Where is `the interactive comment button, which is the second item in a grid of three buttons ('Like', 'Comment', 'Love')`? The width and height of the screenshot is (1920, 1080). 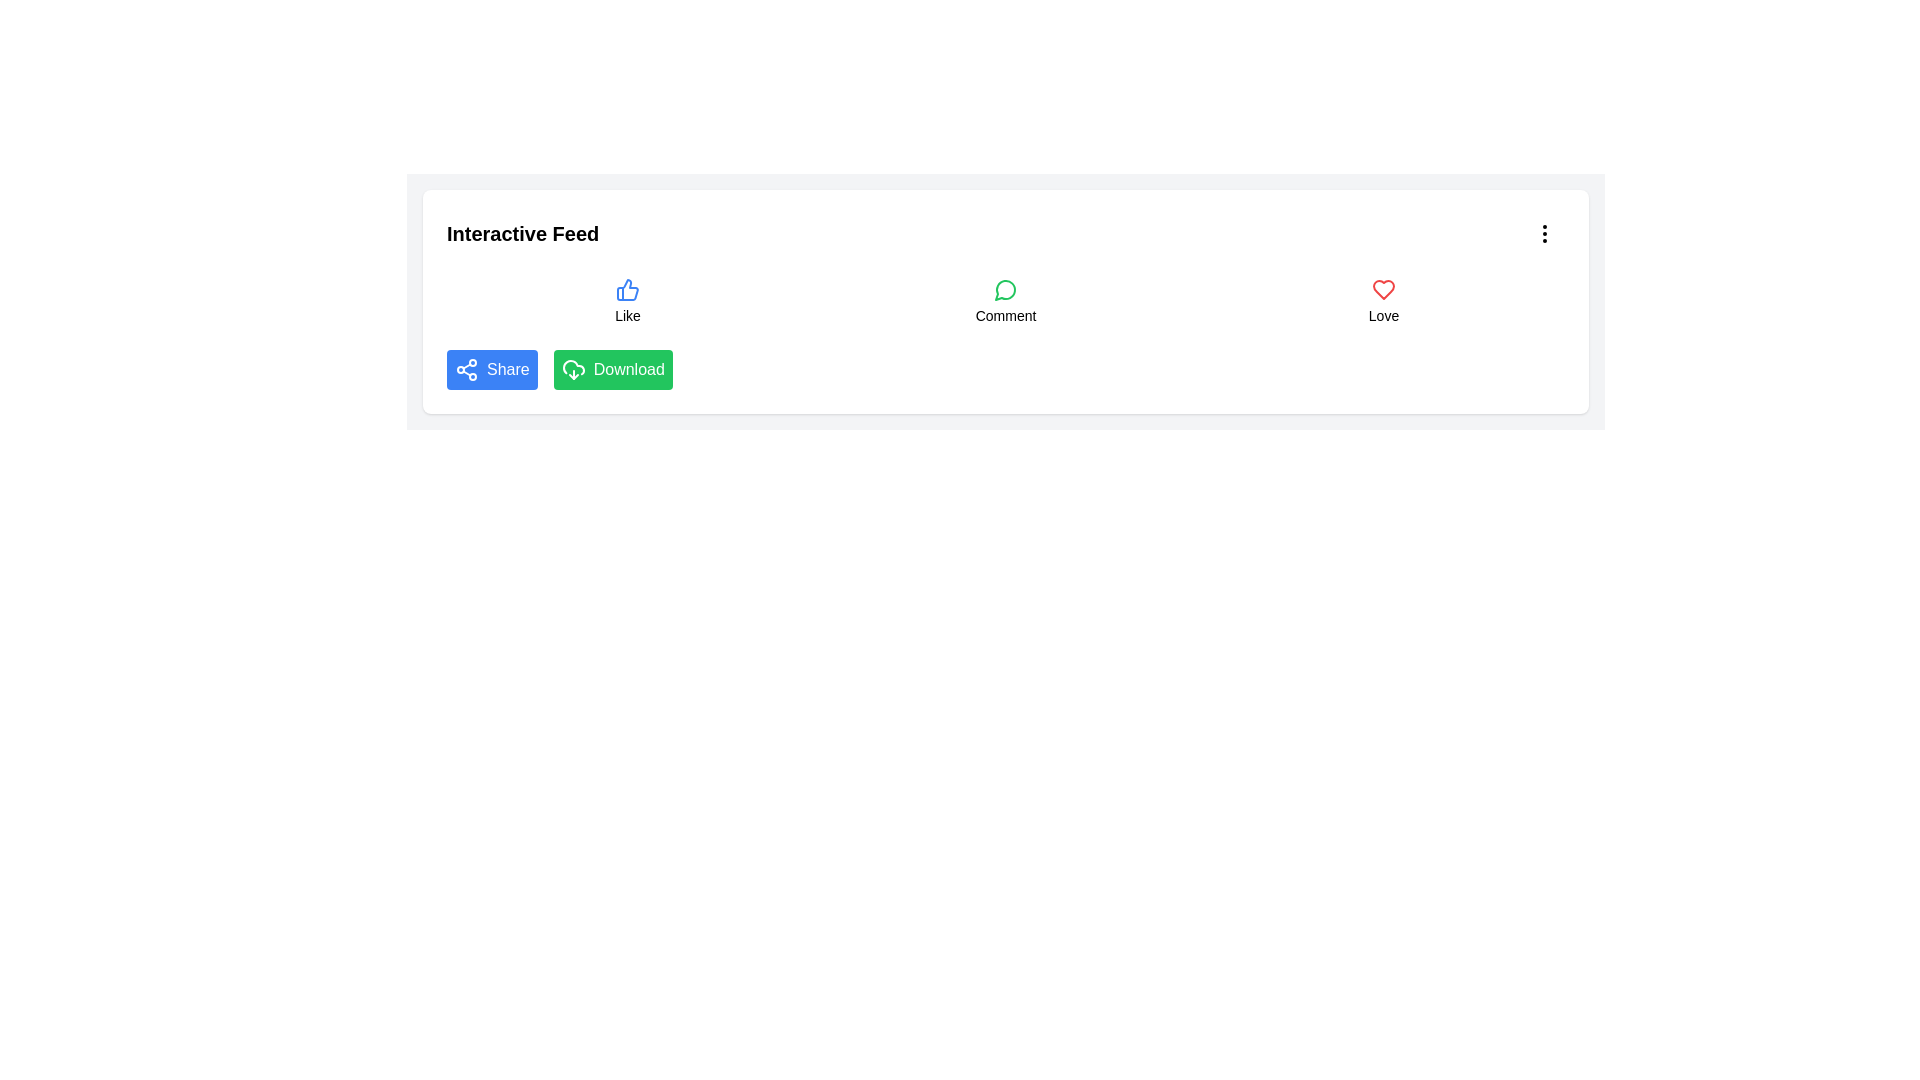 the interactive comment button, which is the second item in a grid of three buttons ('Like', 'Comment', 'Love') is located at coordinates (1006, 301).